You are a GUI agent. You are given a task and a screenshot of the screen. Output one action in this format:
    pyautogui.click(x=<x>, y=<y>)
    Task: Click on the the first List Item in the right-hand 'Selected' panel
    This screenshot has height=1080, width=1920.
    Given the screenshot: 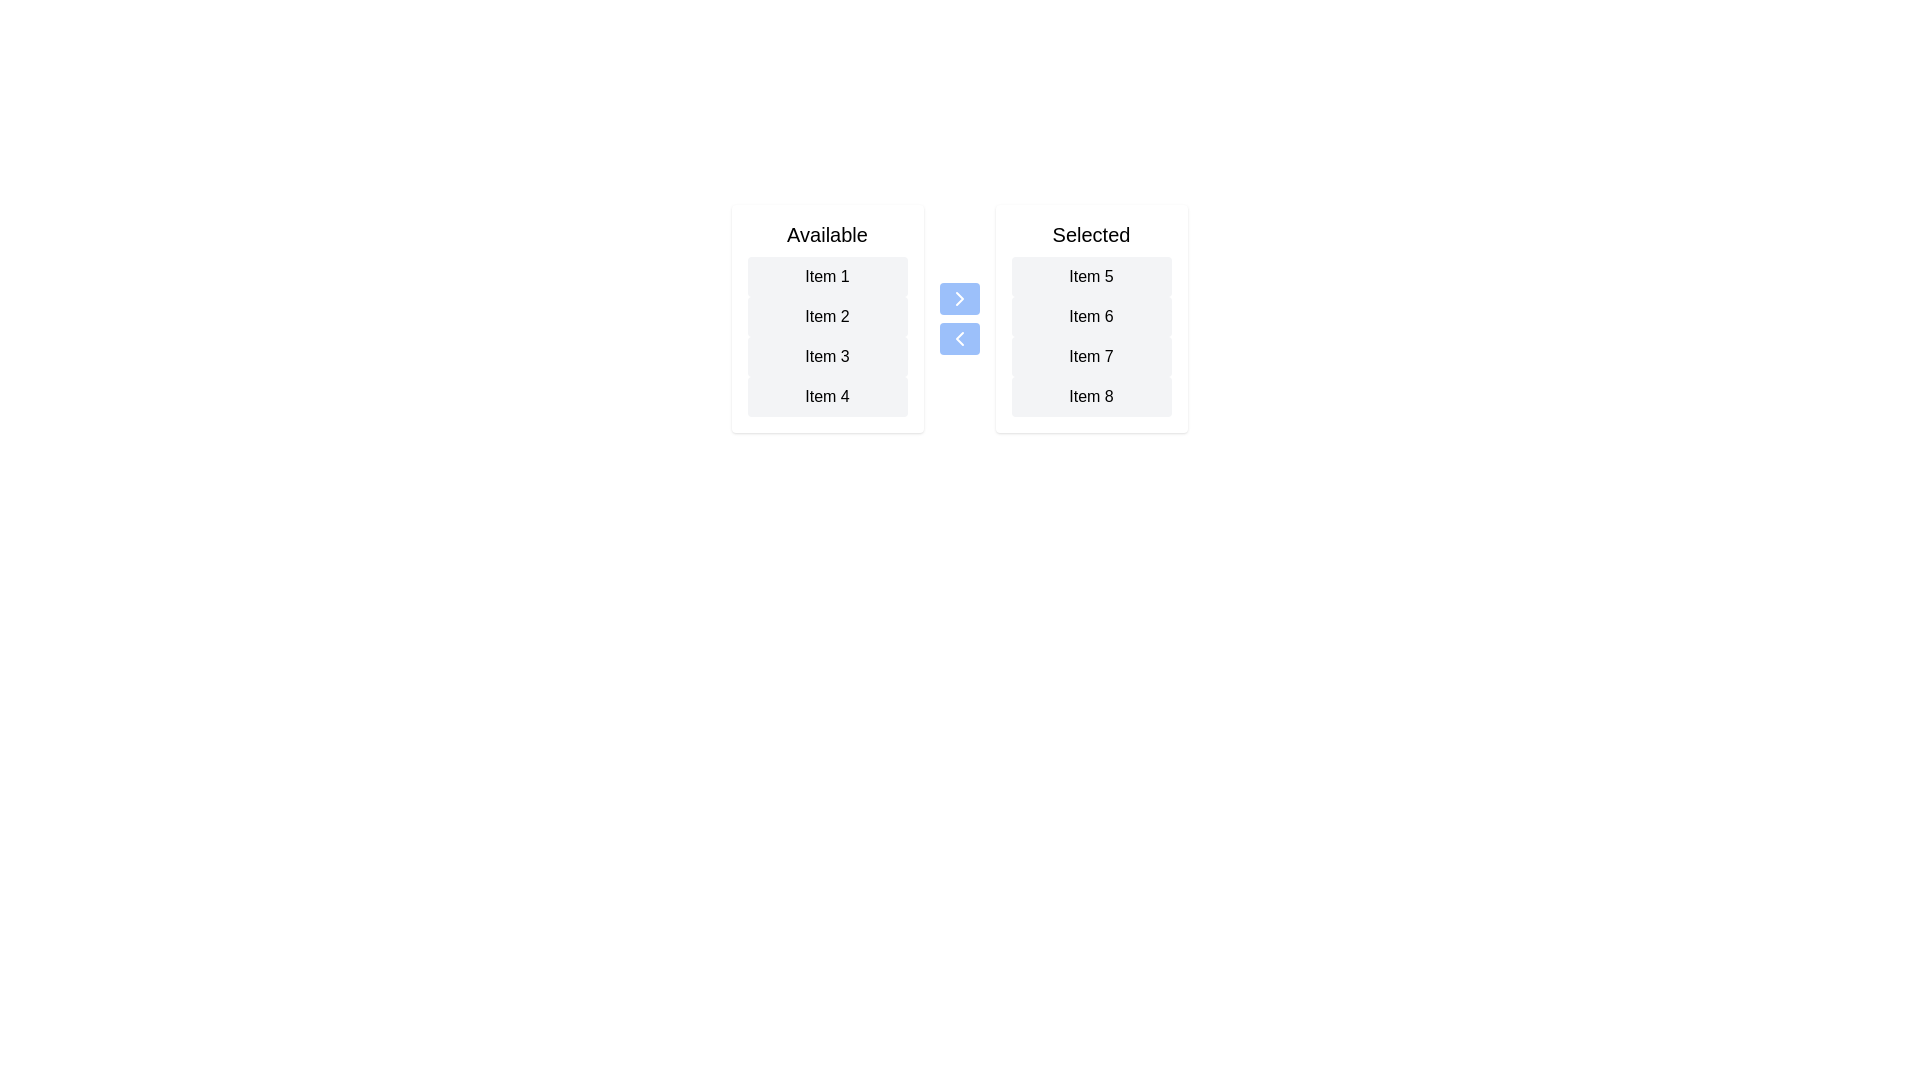 What is the action you would take?
    pyautogui.click(x=1090, y=277)
    